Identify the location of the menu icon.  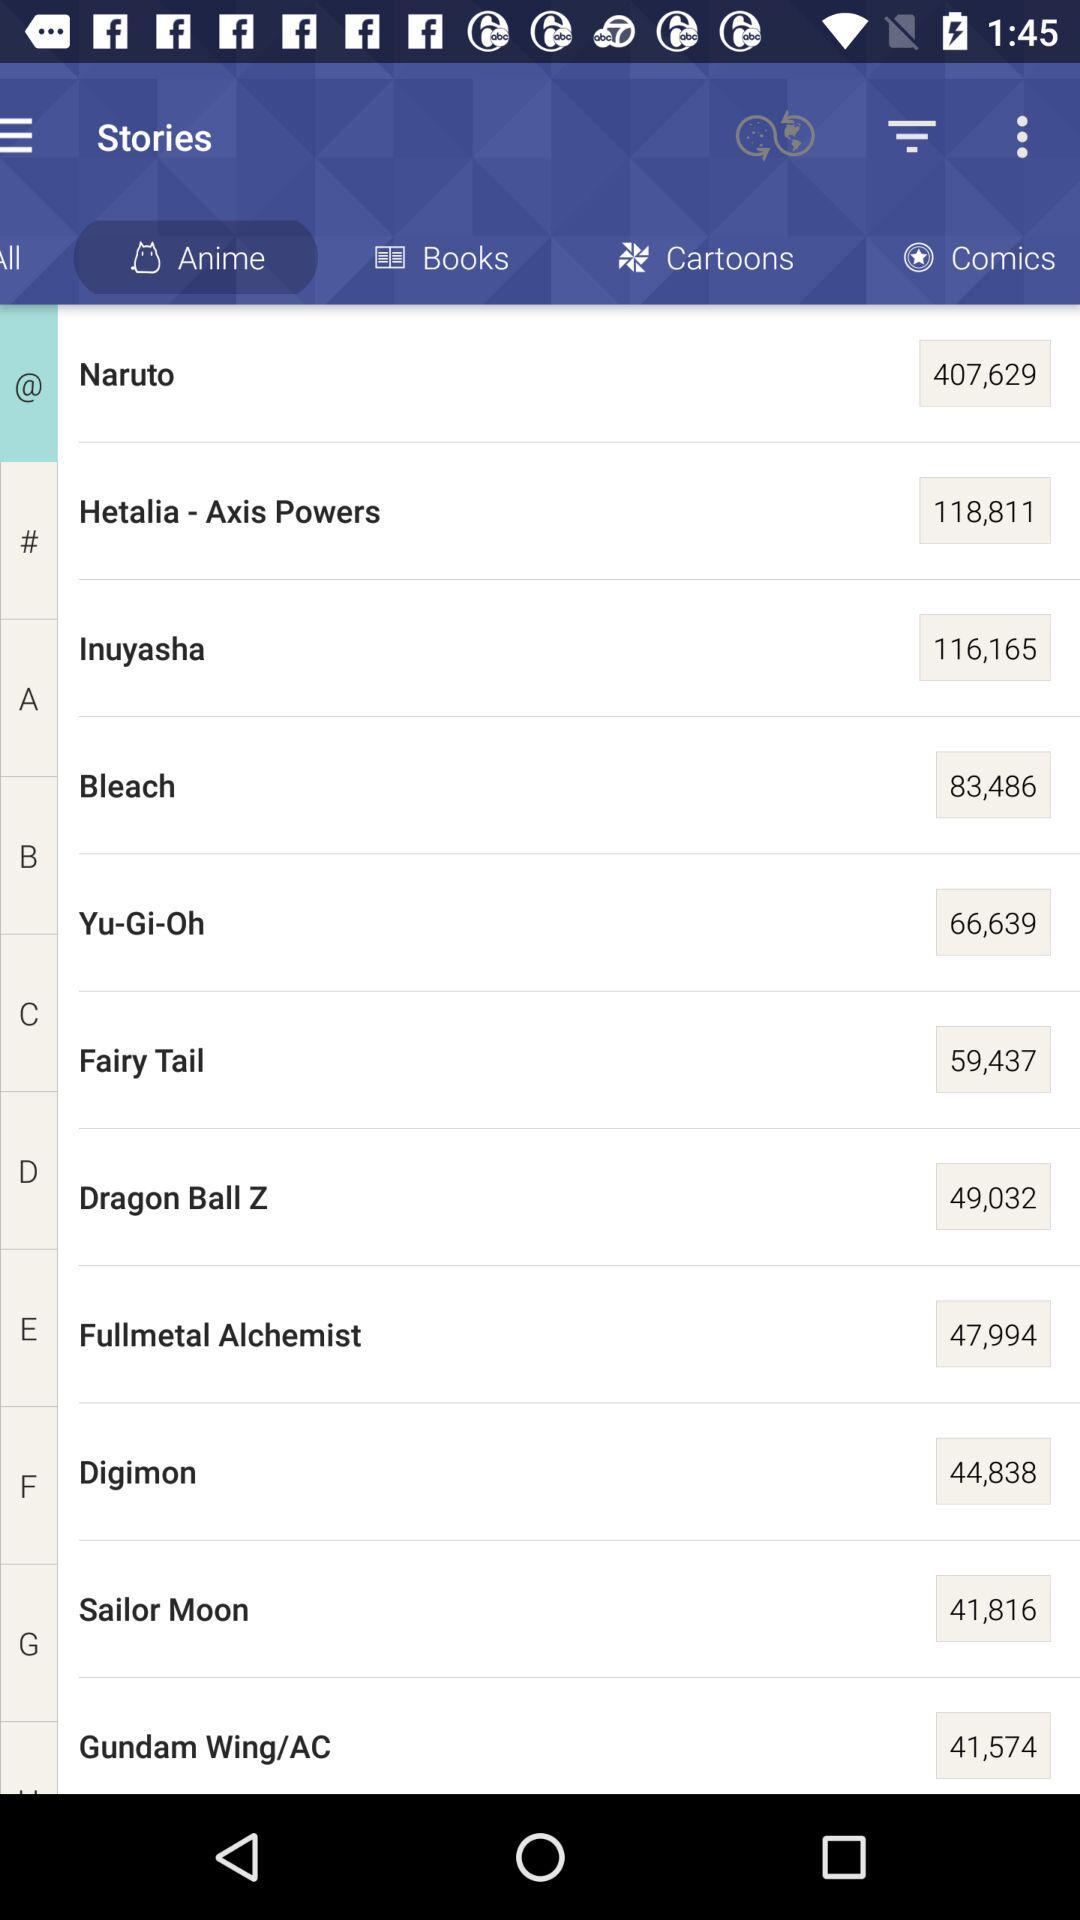
(40, 135).